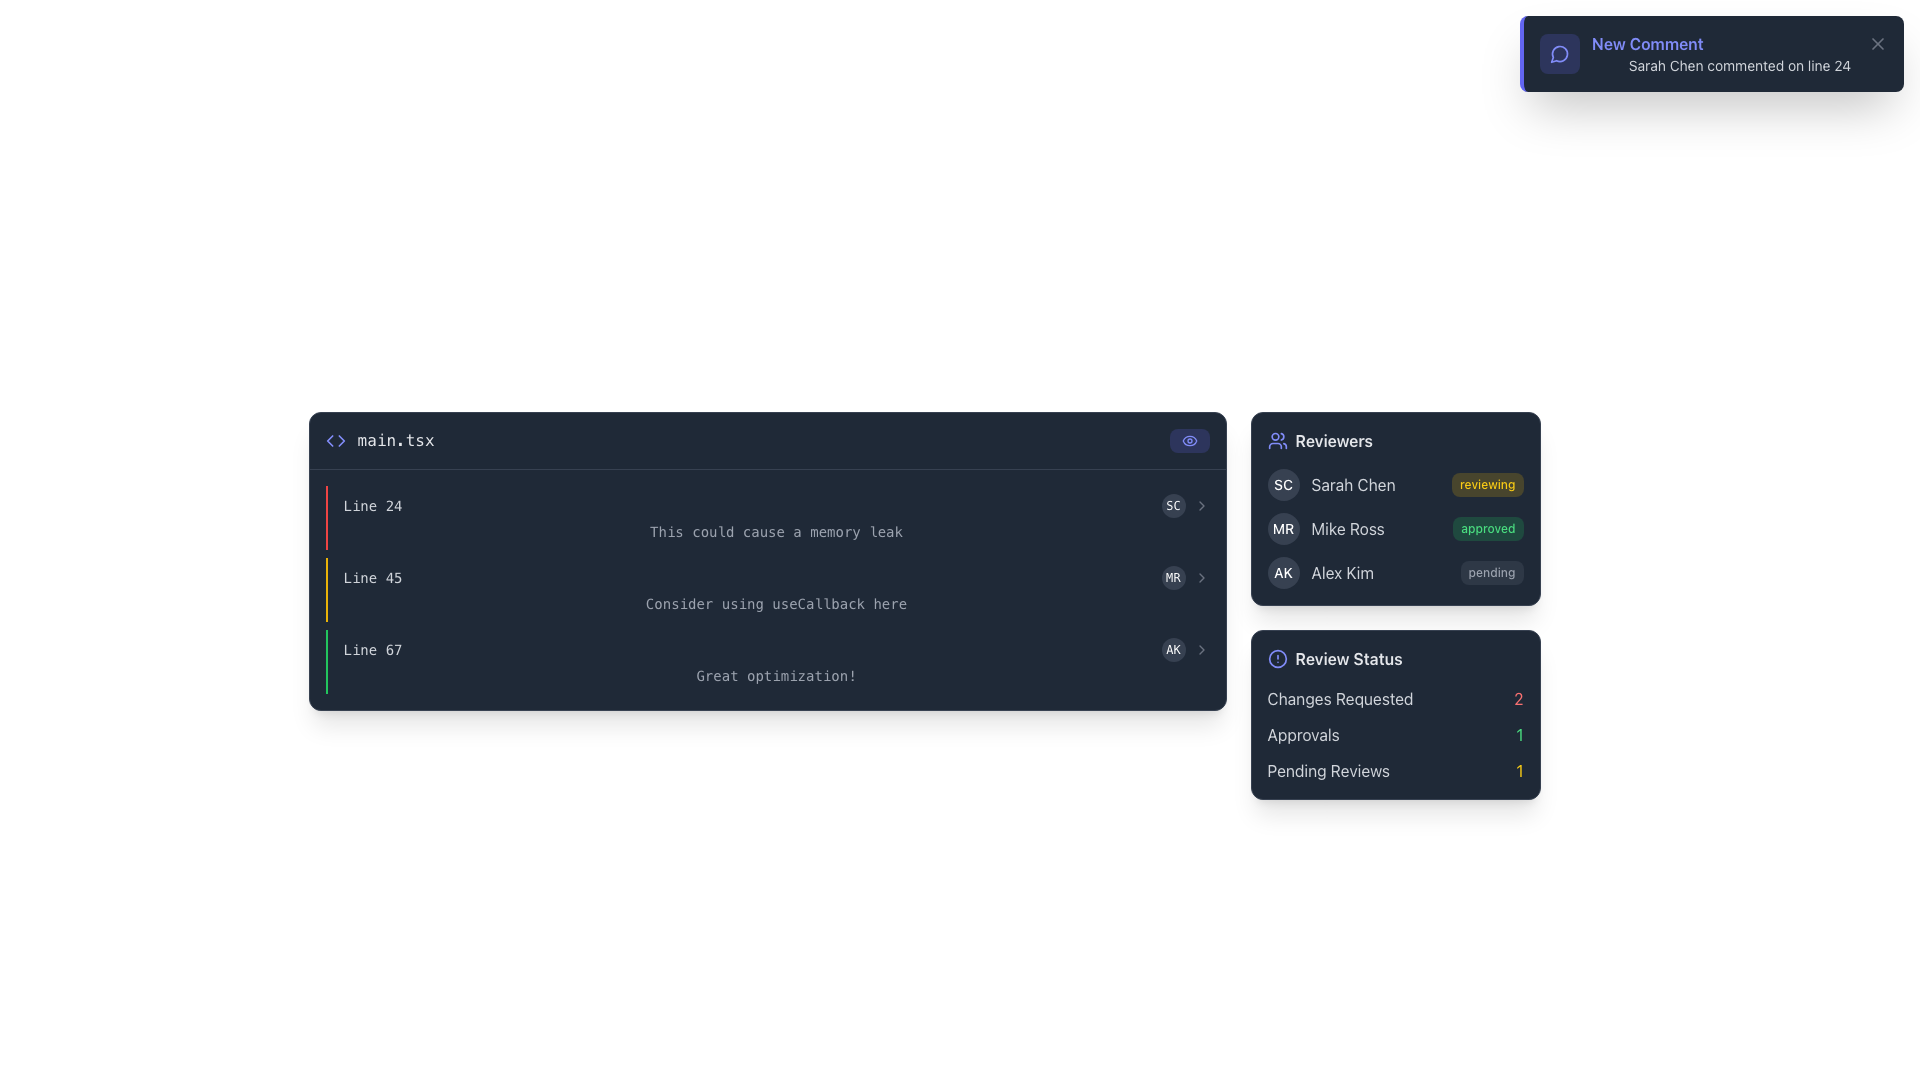 The width and height of the screenshot is (1920, 1080). What do you see at coordinates (1326, 527) in the screenshot?
I see `the List item component that features an avatar with 'MR' inside a rounded area and a text label 'Mike Ross' on the right, located in the 'Reviewers' section of the interface` at bounding box center [1326, 527].